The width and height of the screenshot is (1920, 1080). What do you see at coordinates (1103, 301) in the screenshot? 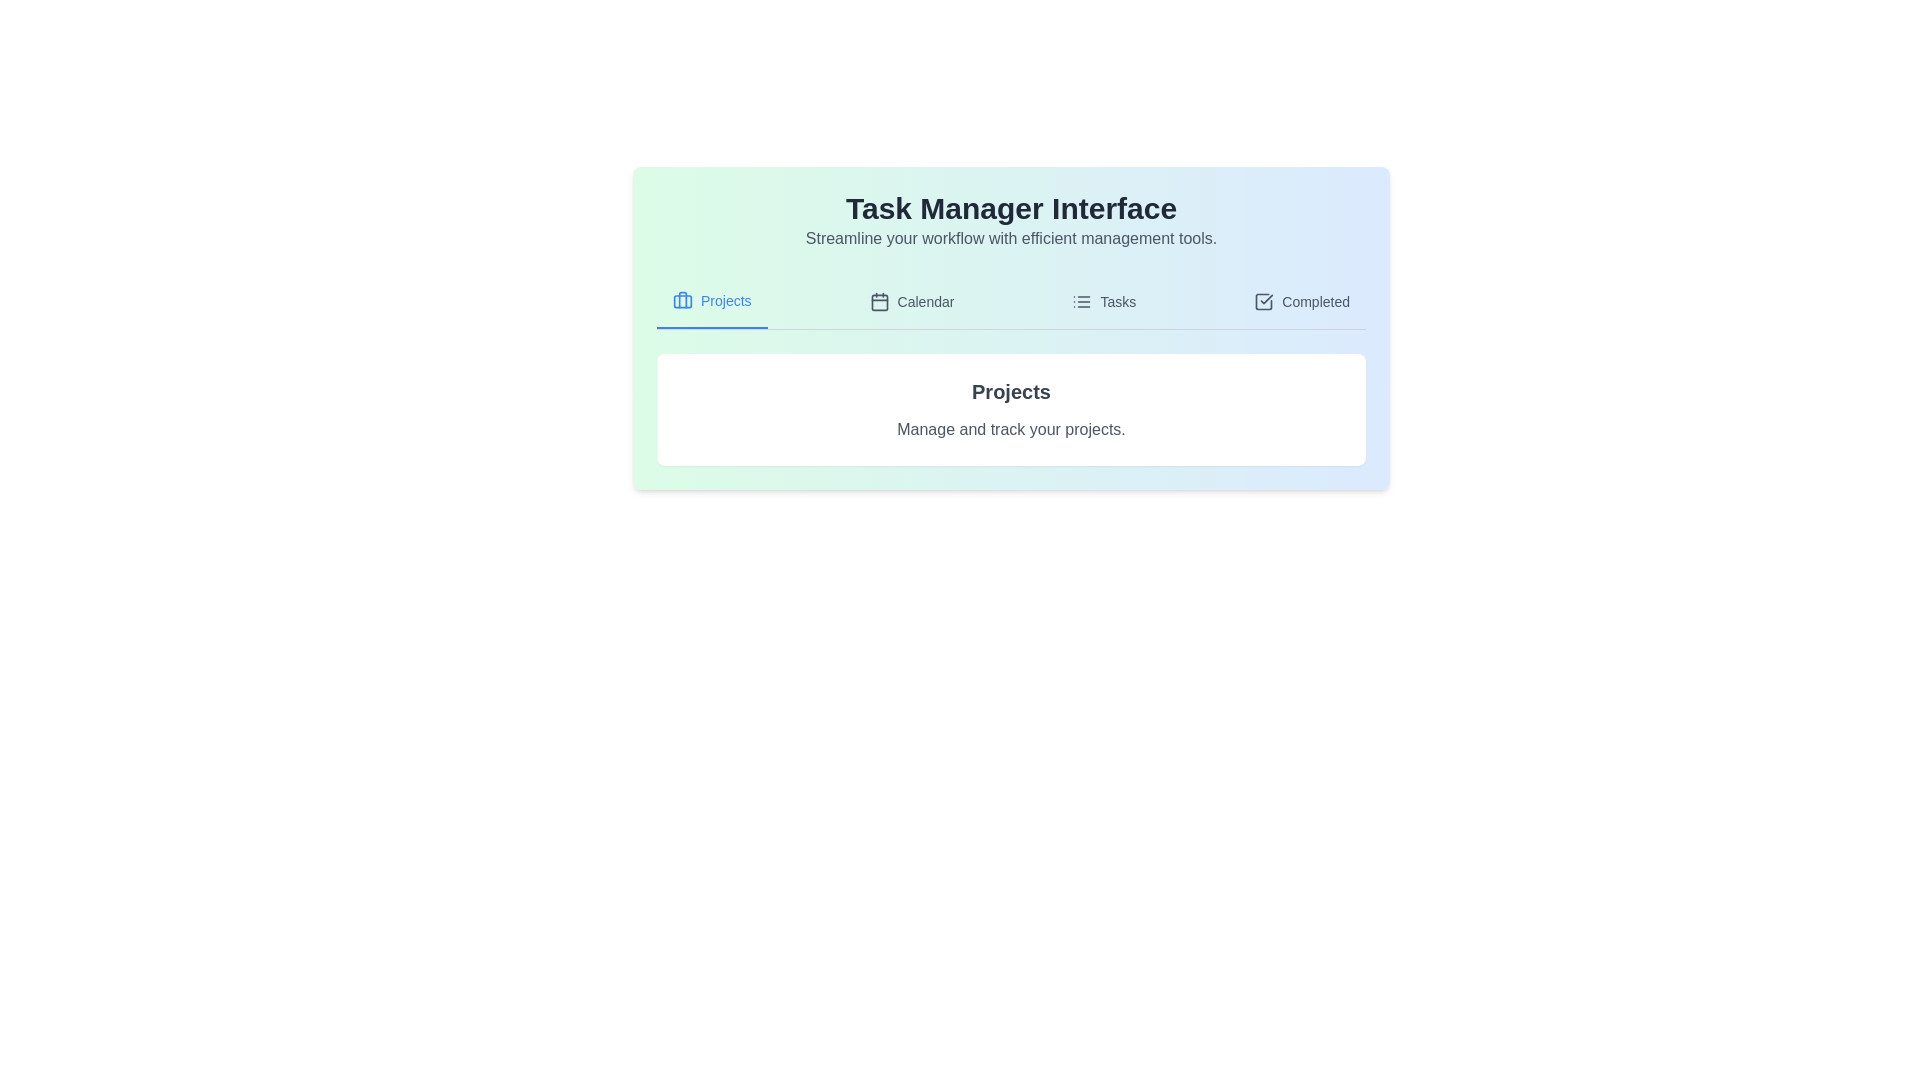
I see `the tab labeled 'Tasks' to observe the visual cue` at bounding box center [1103, 301].